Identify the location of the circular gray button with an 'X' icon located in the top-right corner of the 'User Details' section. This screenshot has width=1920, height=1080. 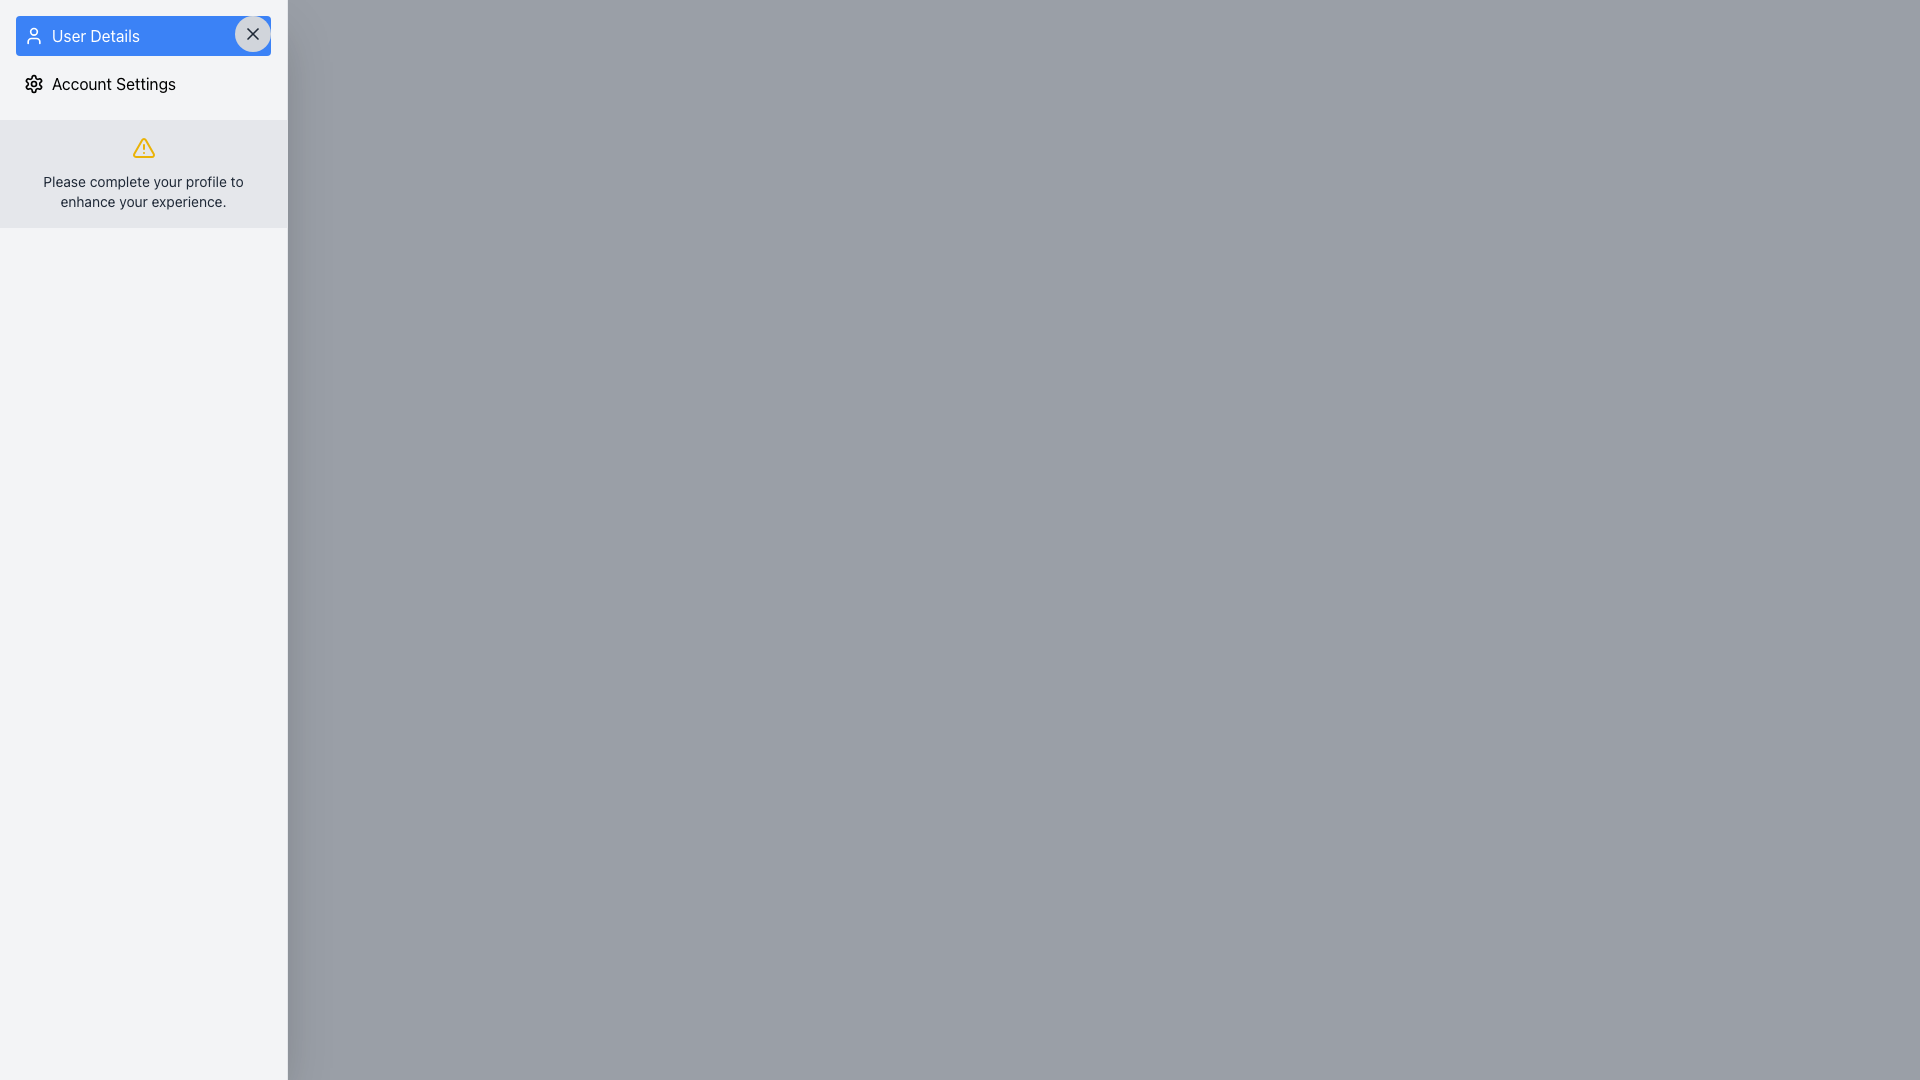
(252, 34).